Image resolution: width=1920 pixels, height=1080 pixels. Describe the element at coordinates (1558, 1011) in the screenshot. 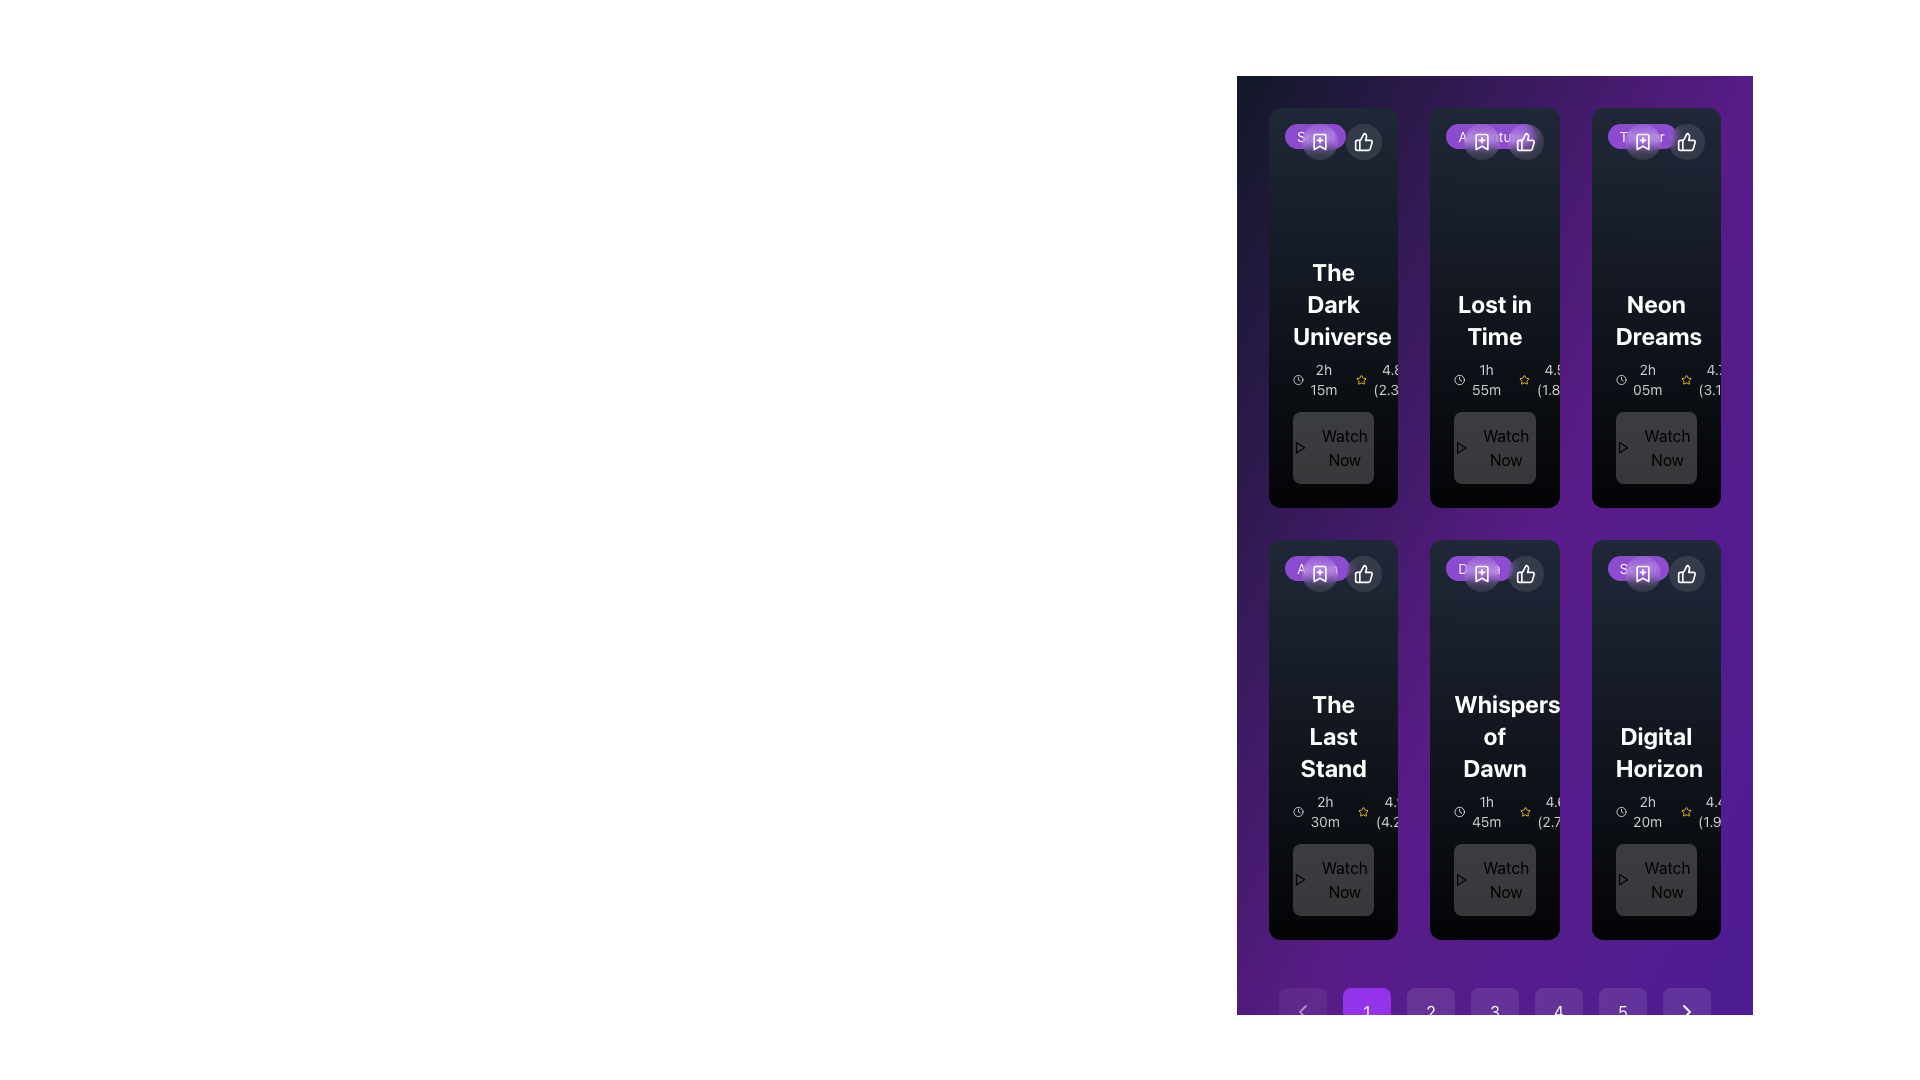

I see `the circular button displaying the number '4'` at that location.